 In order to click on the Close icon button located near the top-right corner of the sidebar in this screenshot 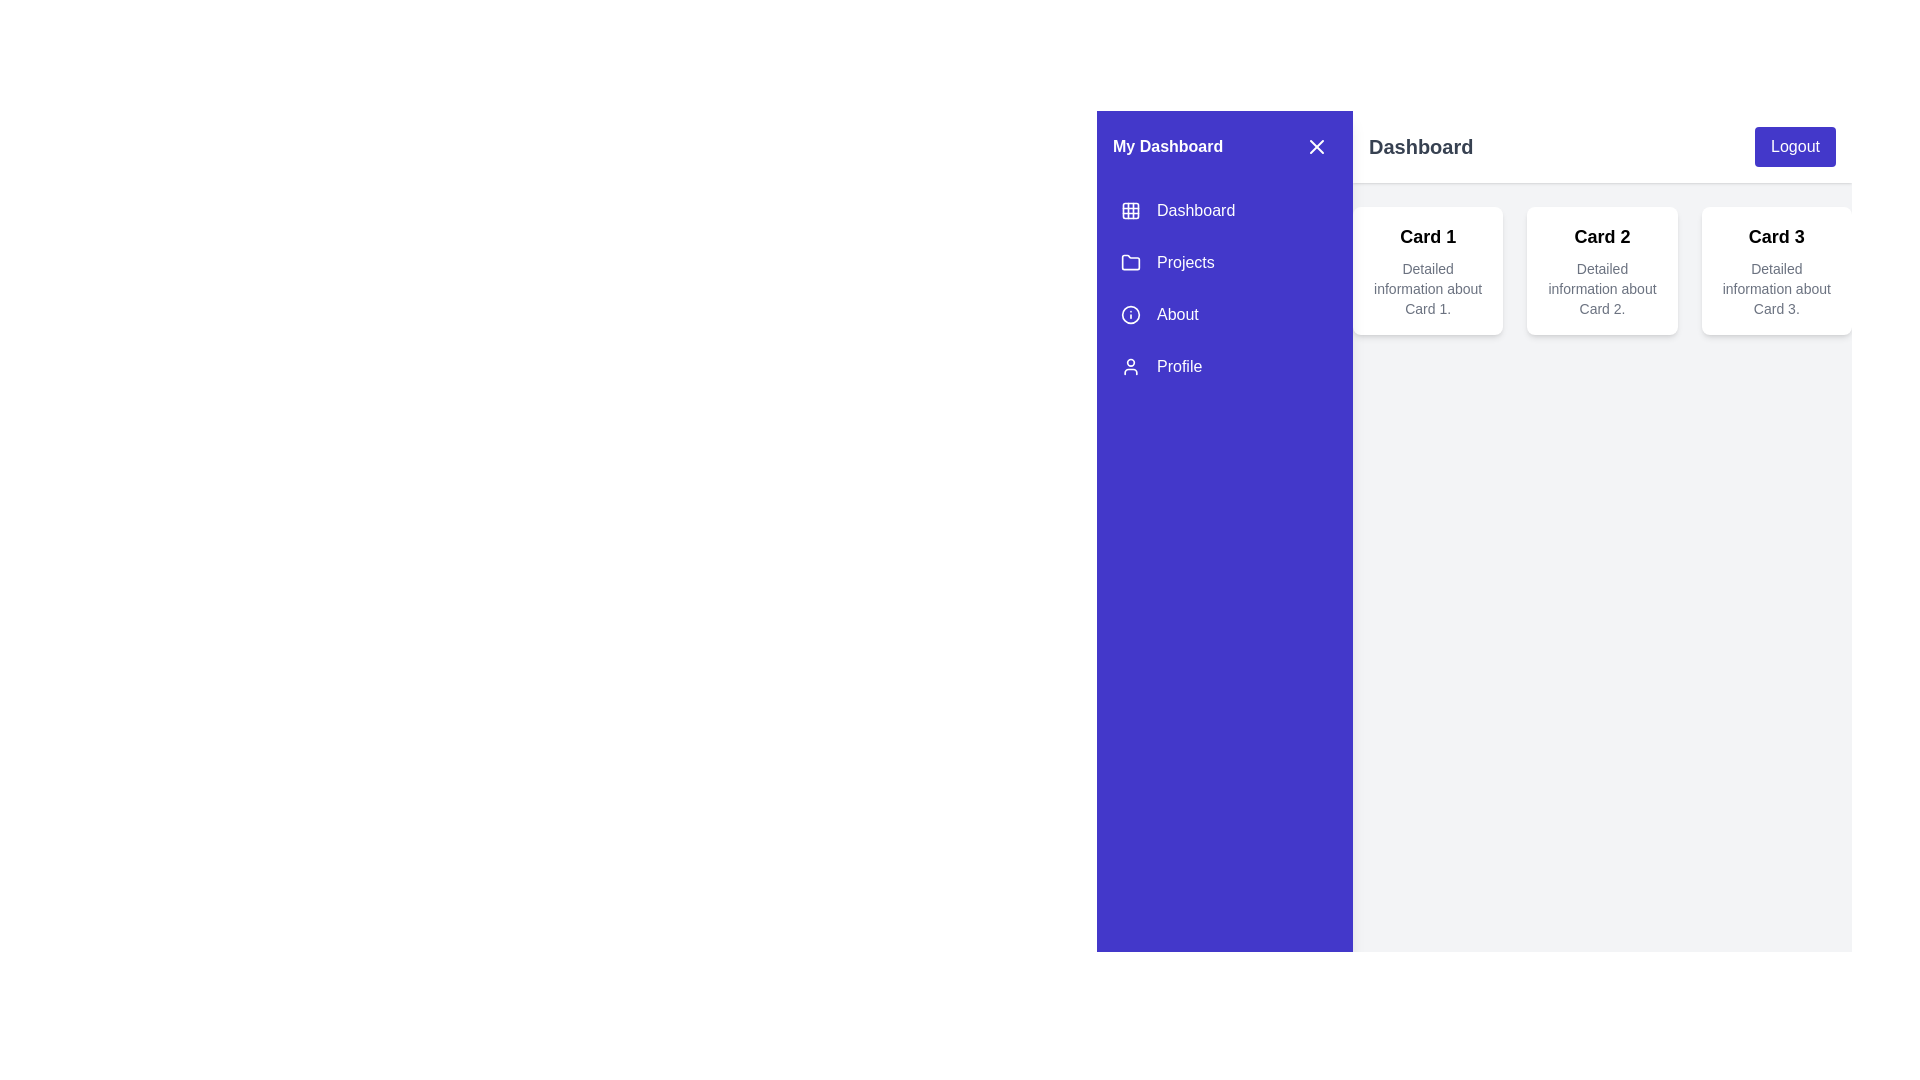, I will do `click(1316, 145)`.